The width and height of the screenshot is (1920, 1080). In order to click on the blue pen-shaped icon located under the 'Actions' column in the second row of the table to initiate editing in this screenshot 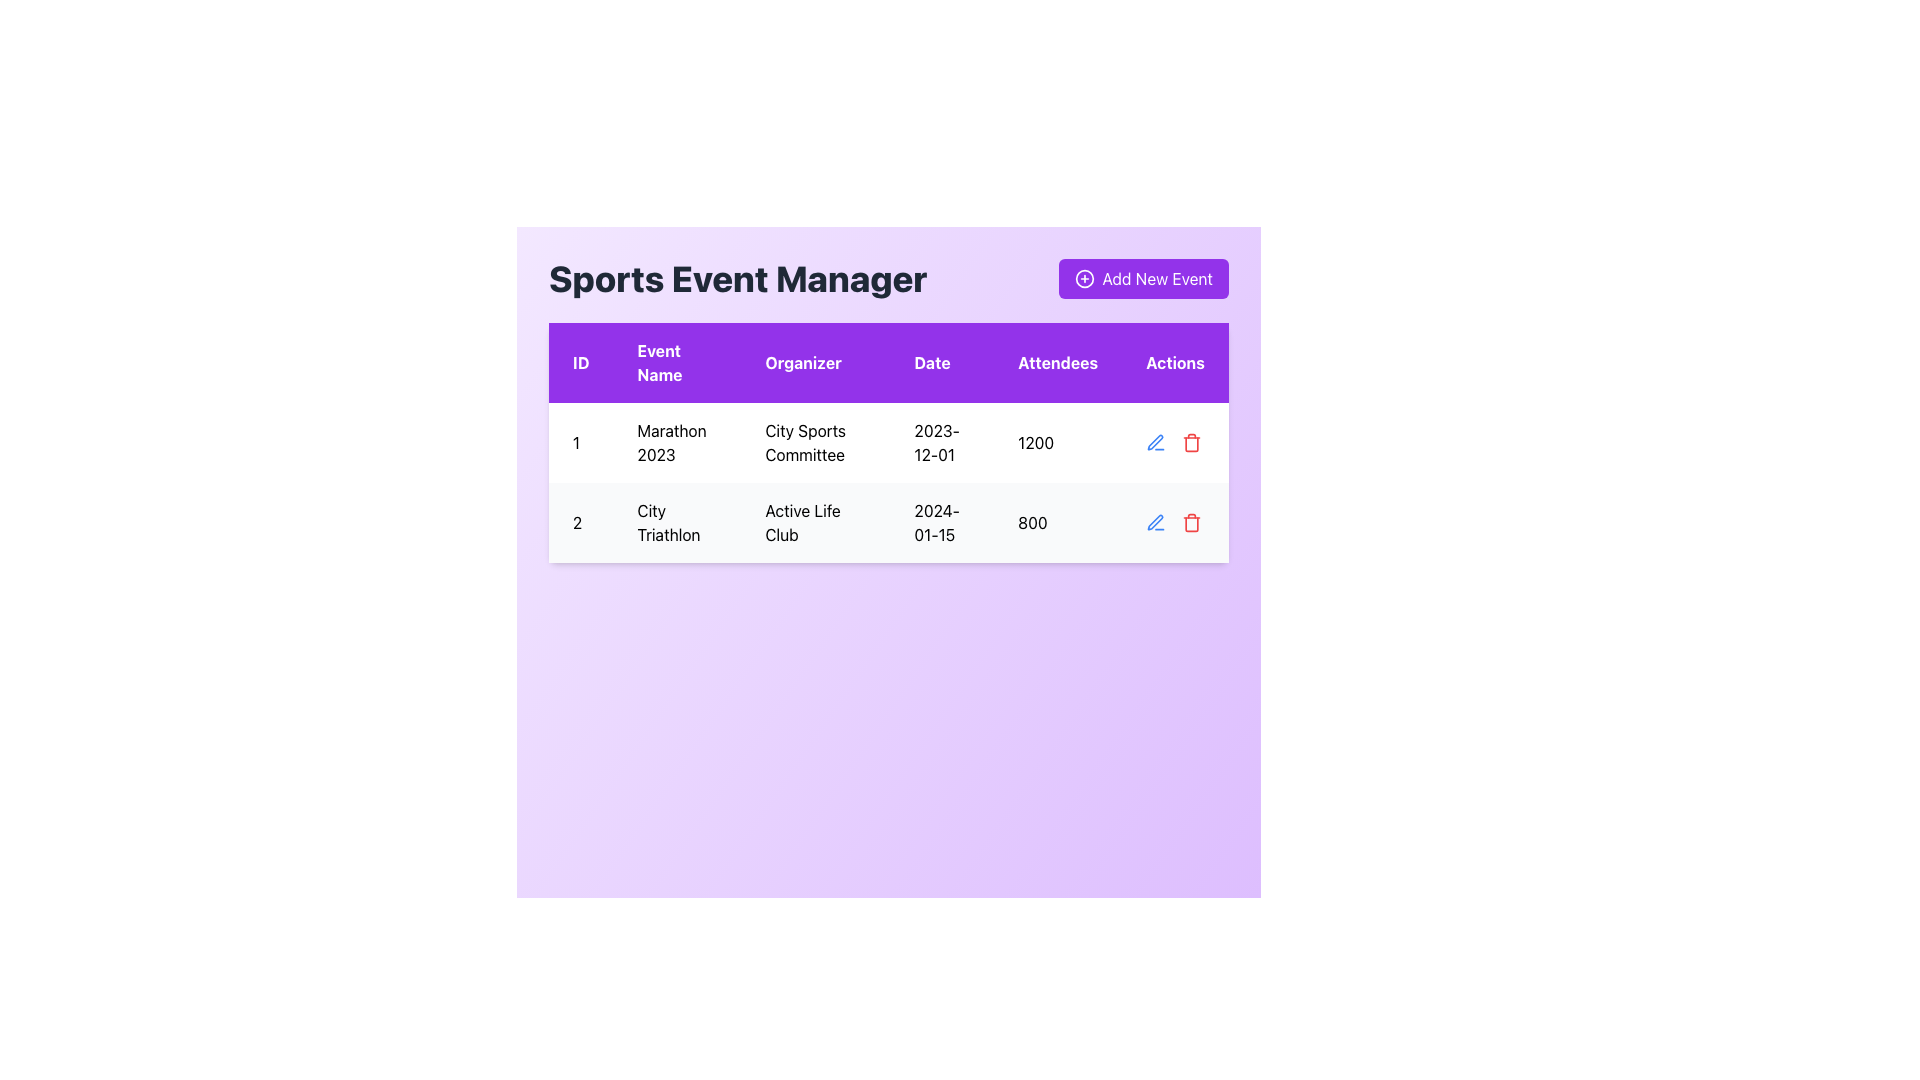, I will do `click(1156, 442)`.